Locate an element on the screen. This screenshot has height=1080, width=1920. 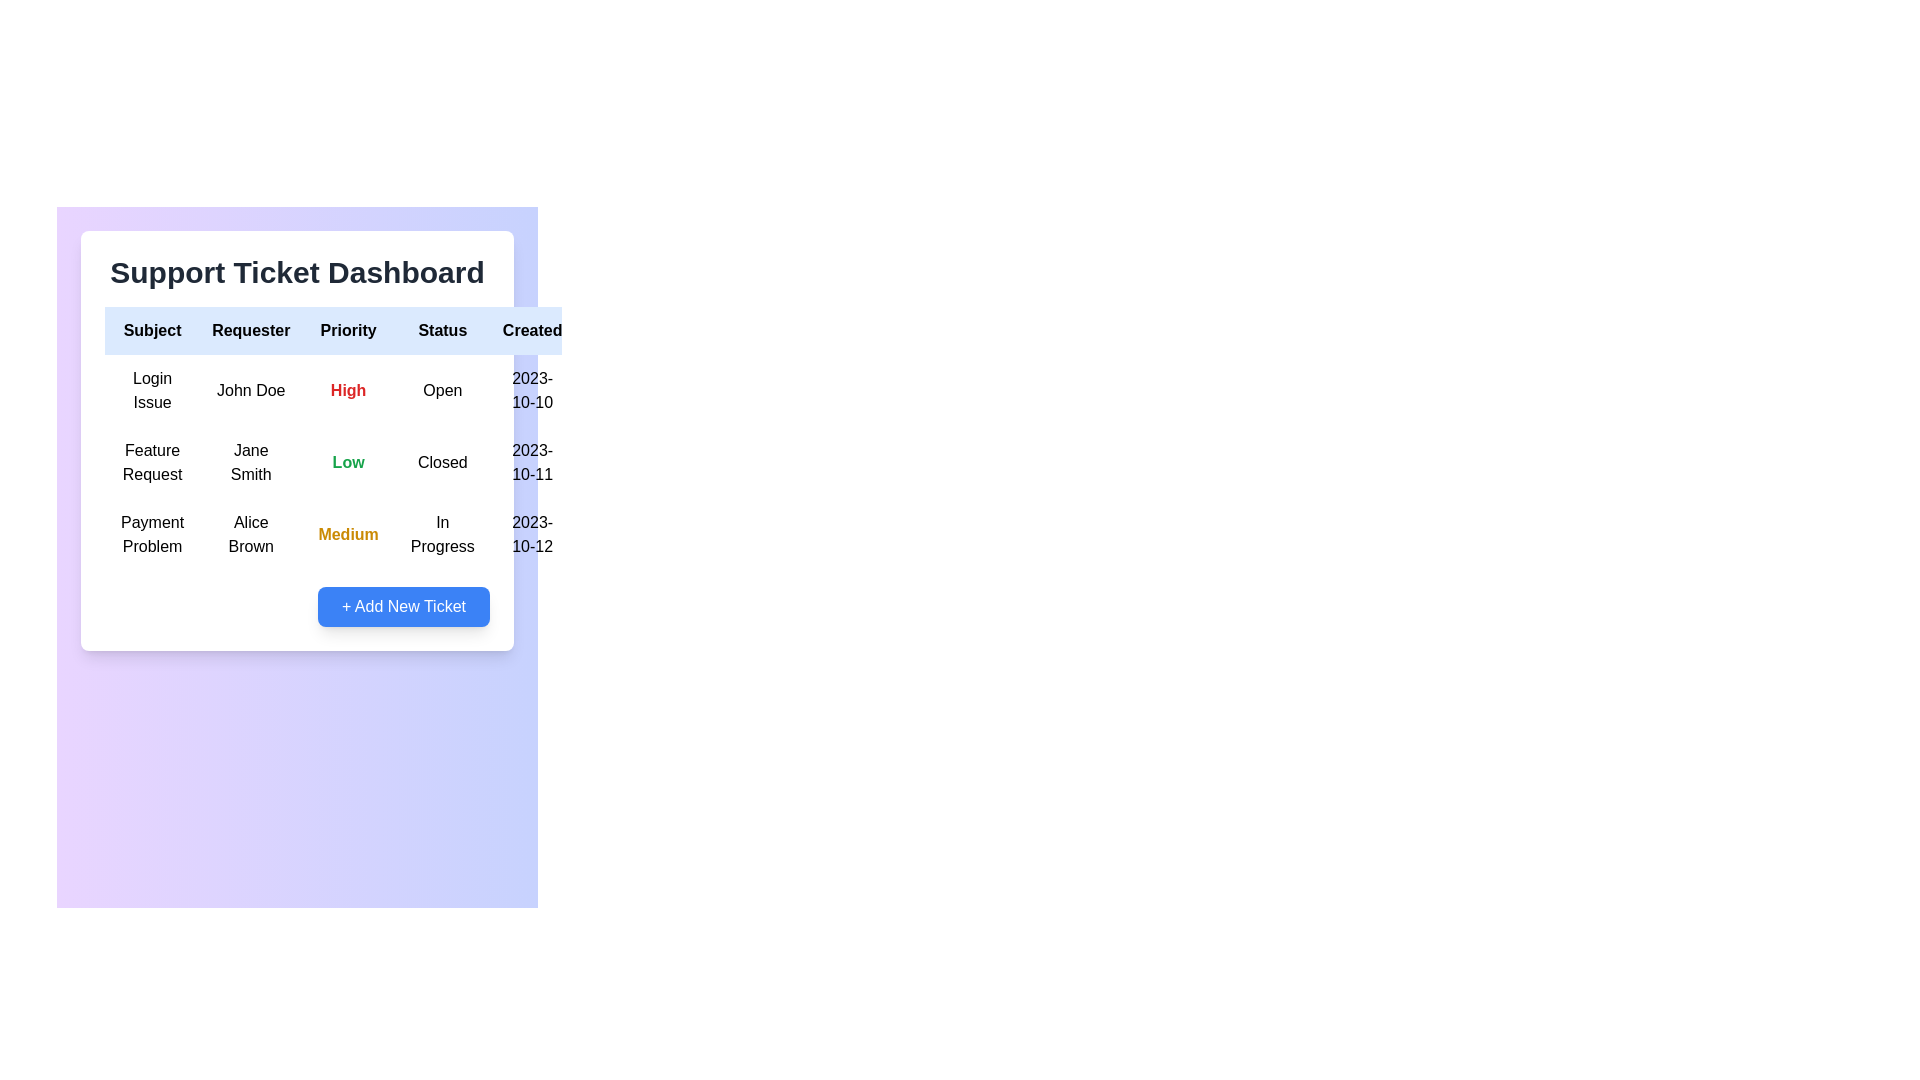
the text display indicating the creation date of the 'Feature Request' entry, located in the fifth column of the second row under the 'Created' column is located at coordinates (532, 462).